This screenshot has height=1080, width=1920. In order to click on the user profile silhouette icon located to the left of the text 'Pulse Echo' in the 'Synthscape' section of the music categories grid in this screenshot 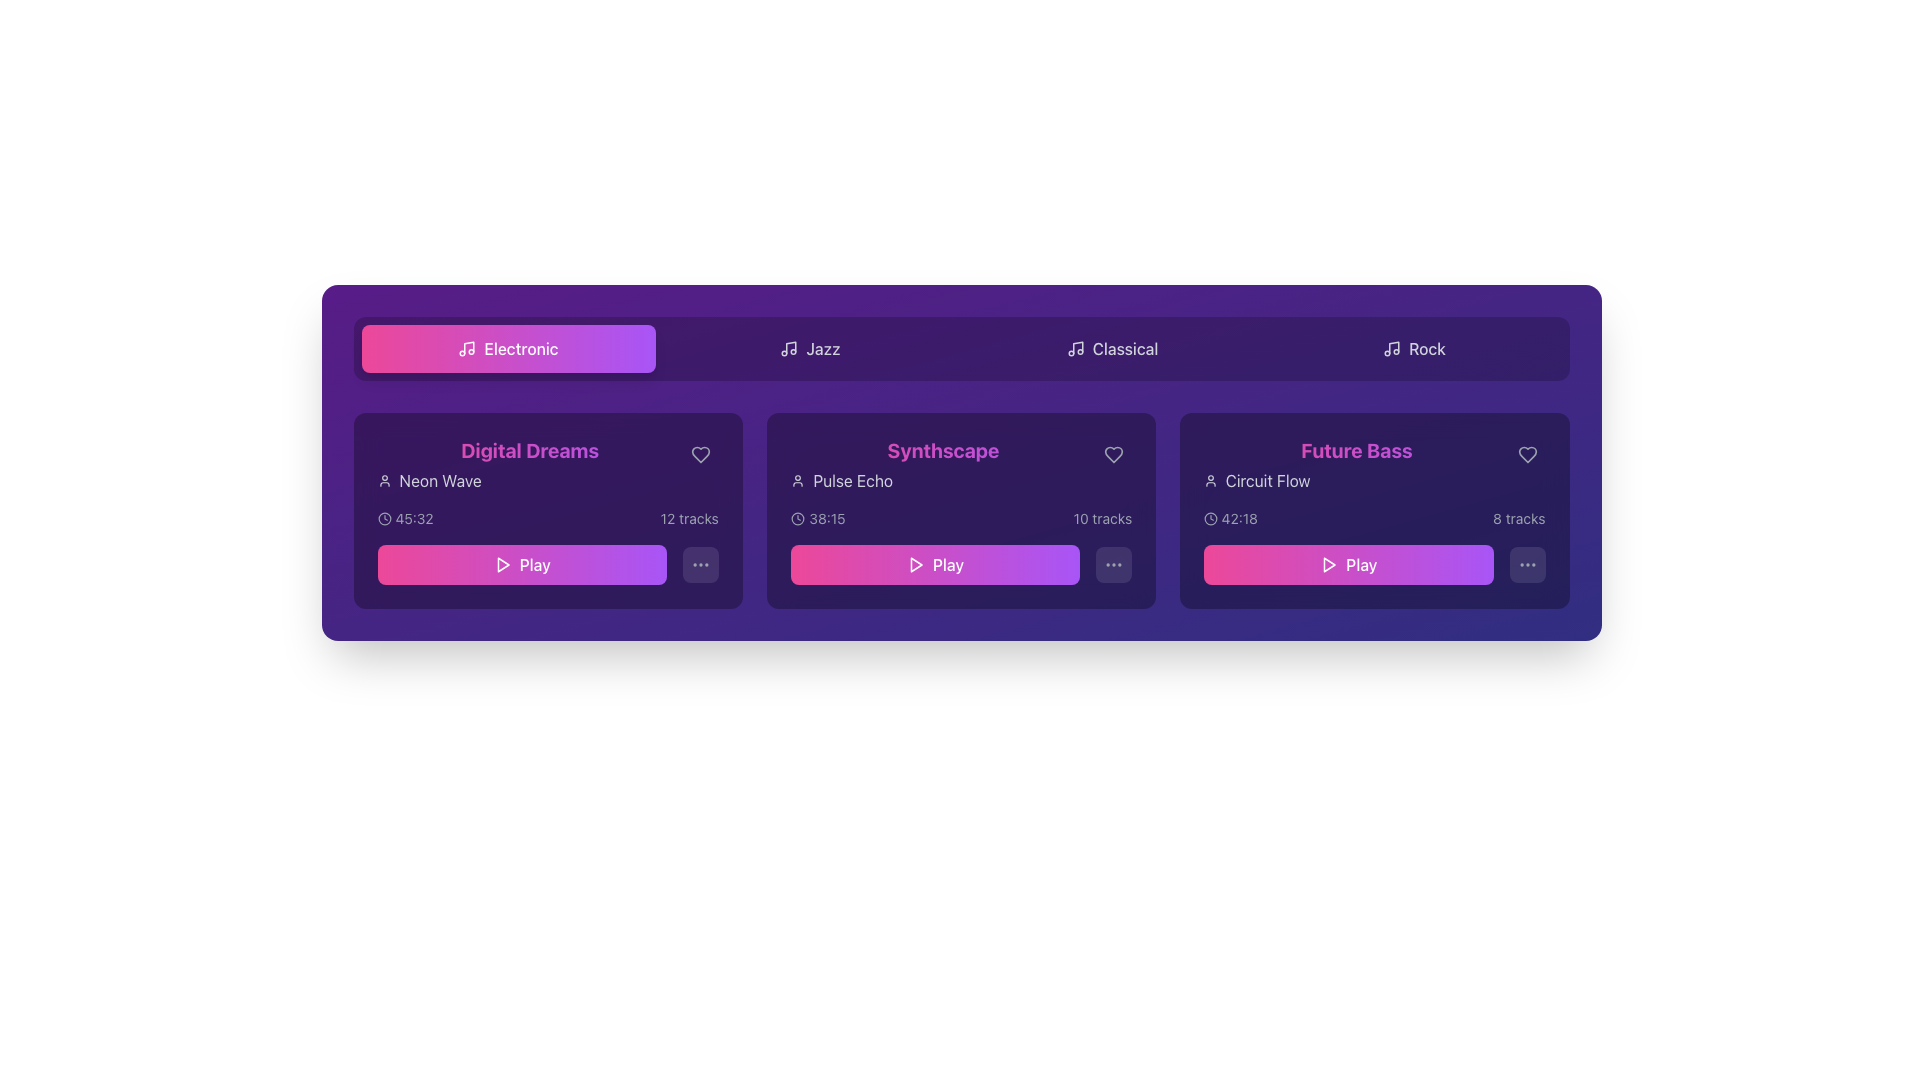, I will do `click(796, 481)`.